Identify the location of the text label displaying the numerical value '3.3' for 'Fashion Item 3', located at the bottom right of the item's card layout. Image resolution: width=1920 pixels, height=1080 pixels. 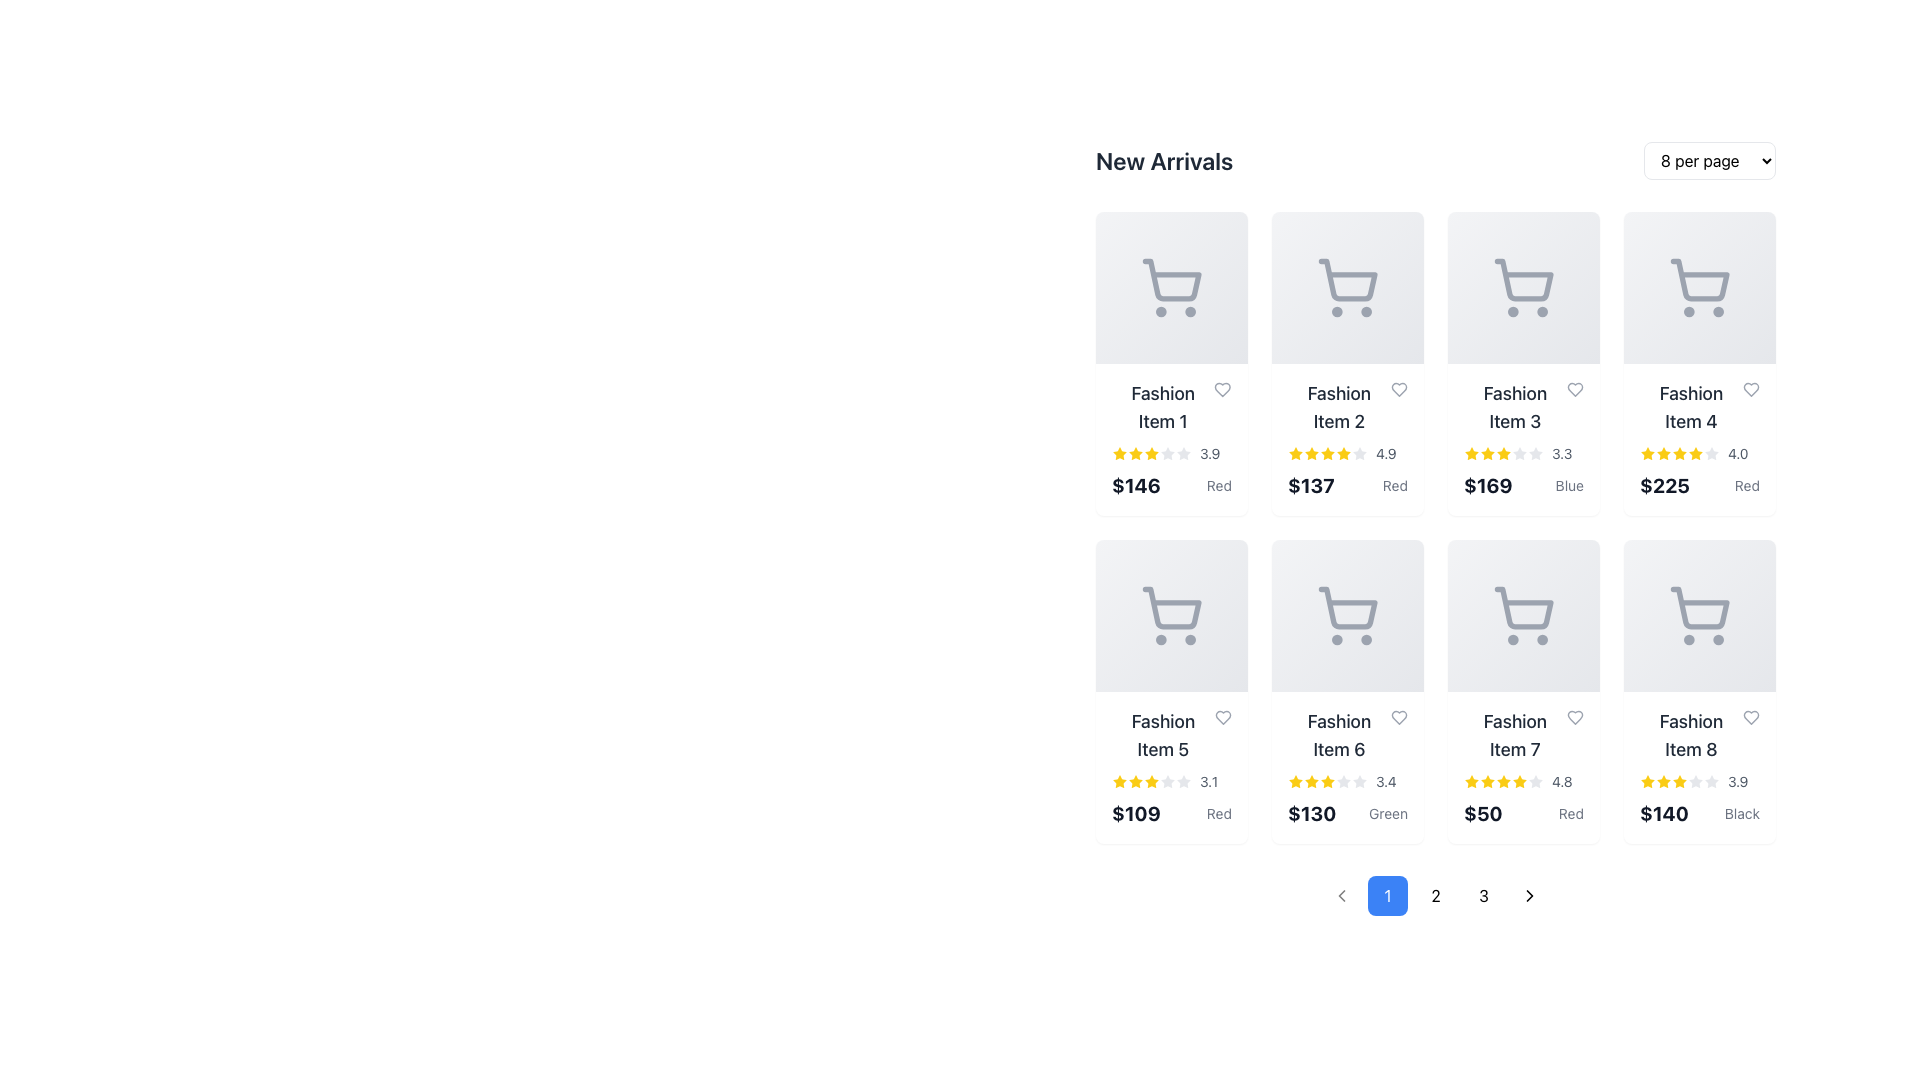
(1561, 454).